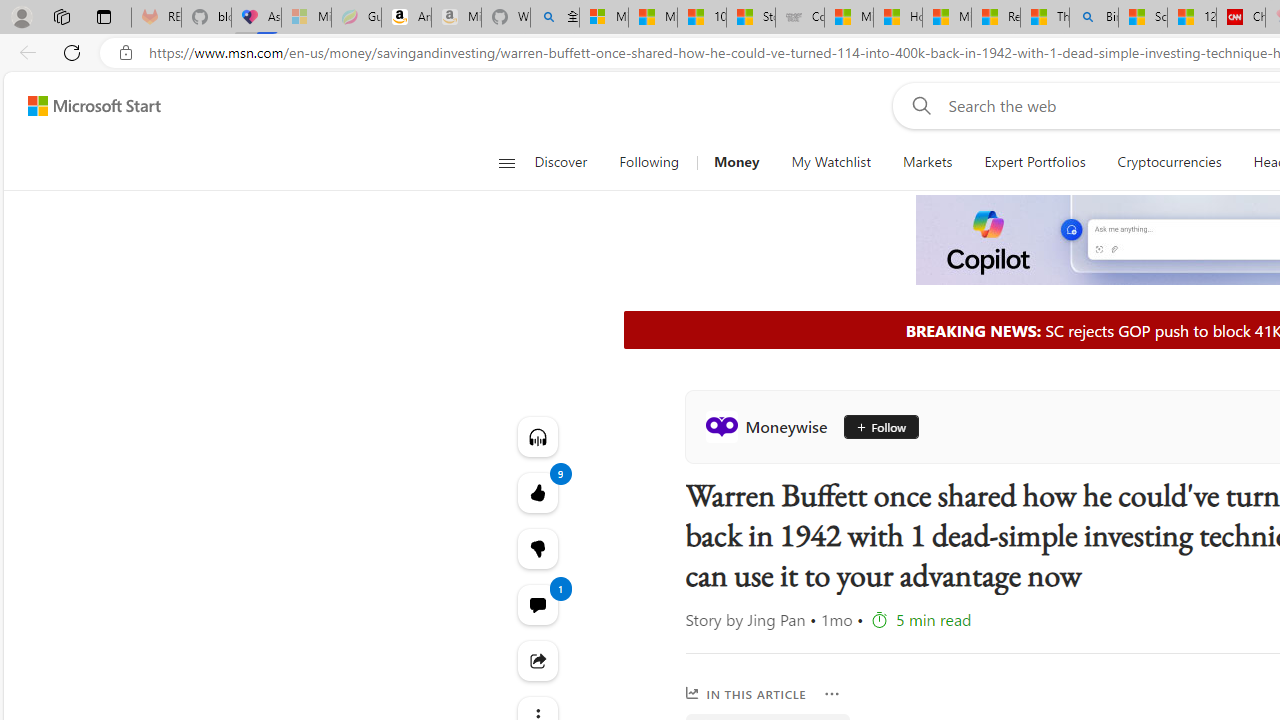  What do you see at coordinates (537, 436) in the screenshot?
I see `'Listen to this article'` at bounding box center [537, 436].